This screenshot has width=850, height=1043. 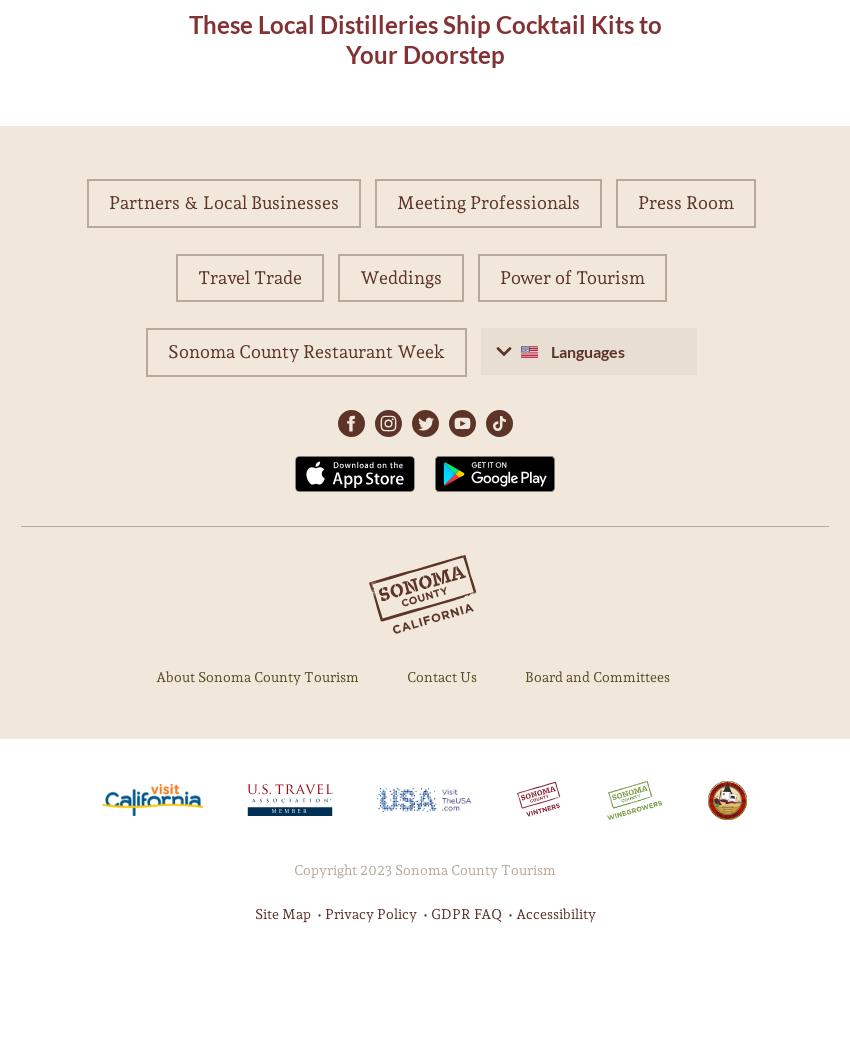 What do you see at coordinates (155, 675) in the screenshot?
I see `'About Sonoma County Tourism'` at bounding box center [155, 675].